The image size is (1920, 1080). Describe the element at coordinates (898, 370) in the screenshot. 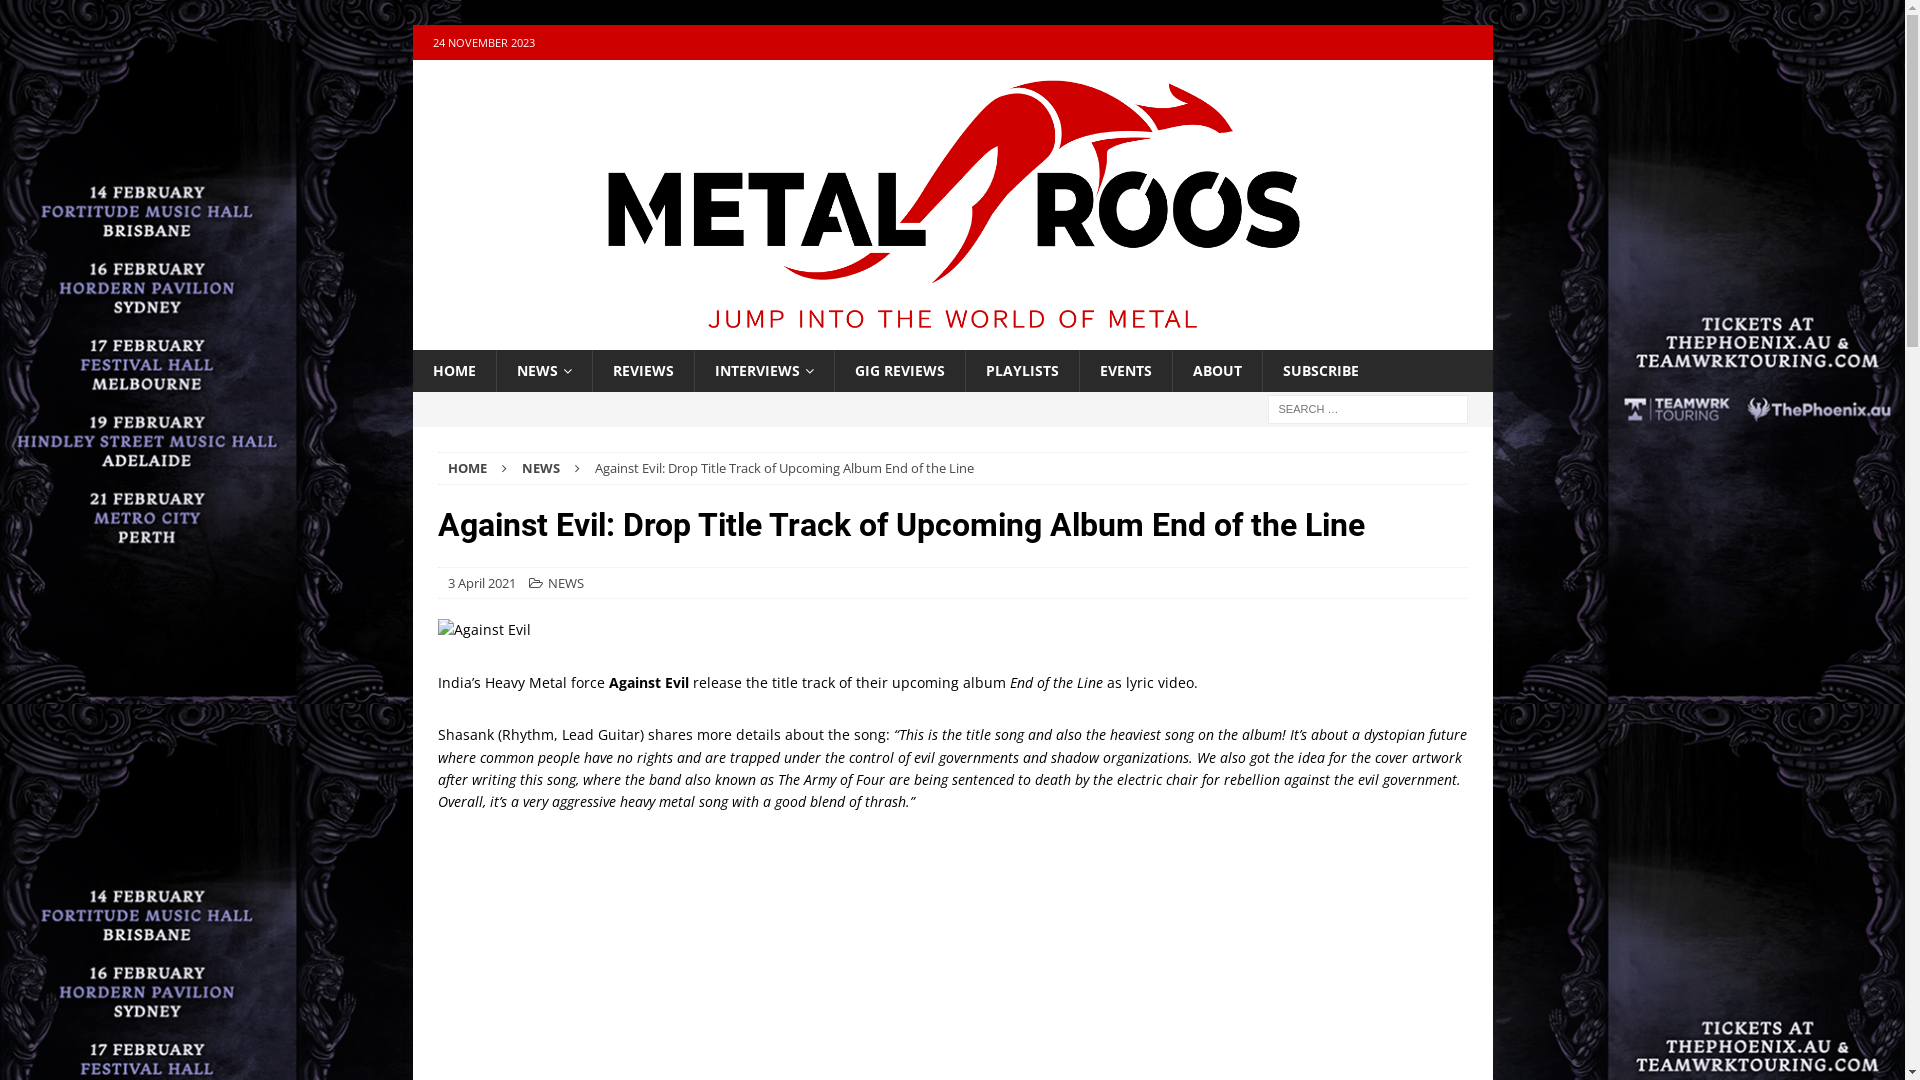

I see `'GIG REVIEWS'` at that location.